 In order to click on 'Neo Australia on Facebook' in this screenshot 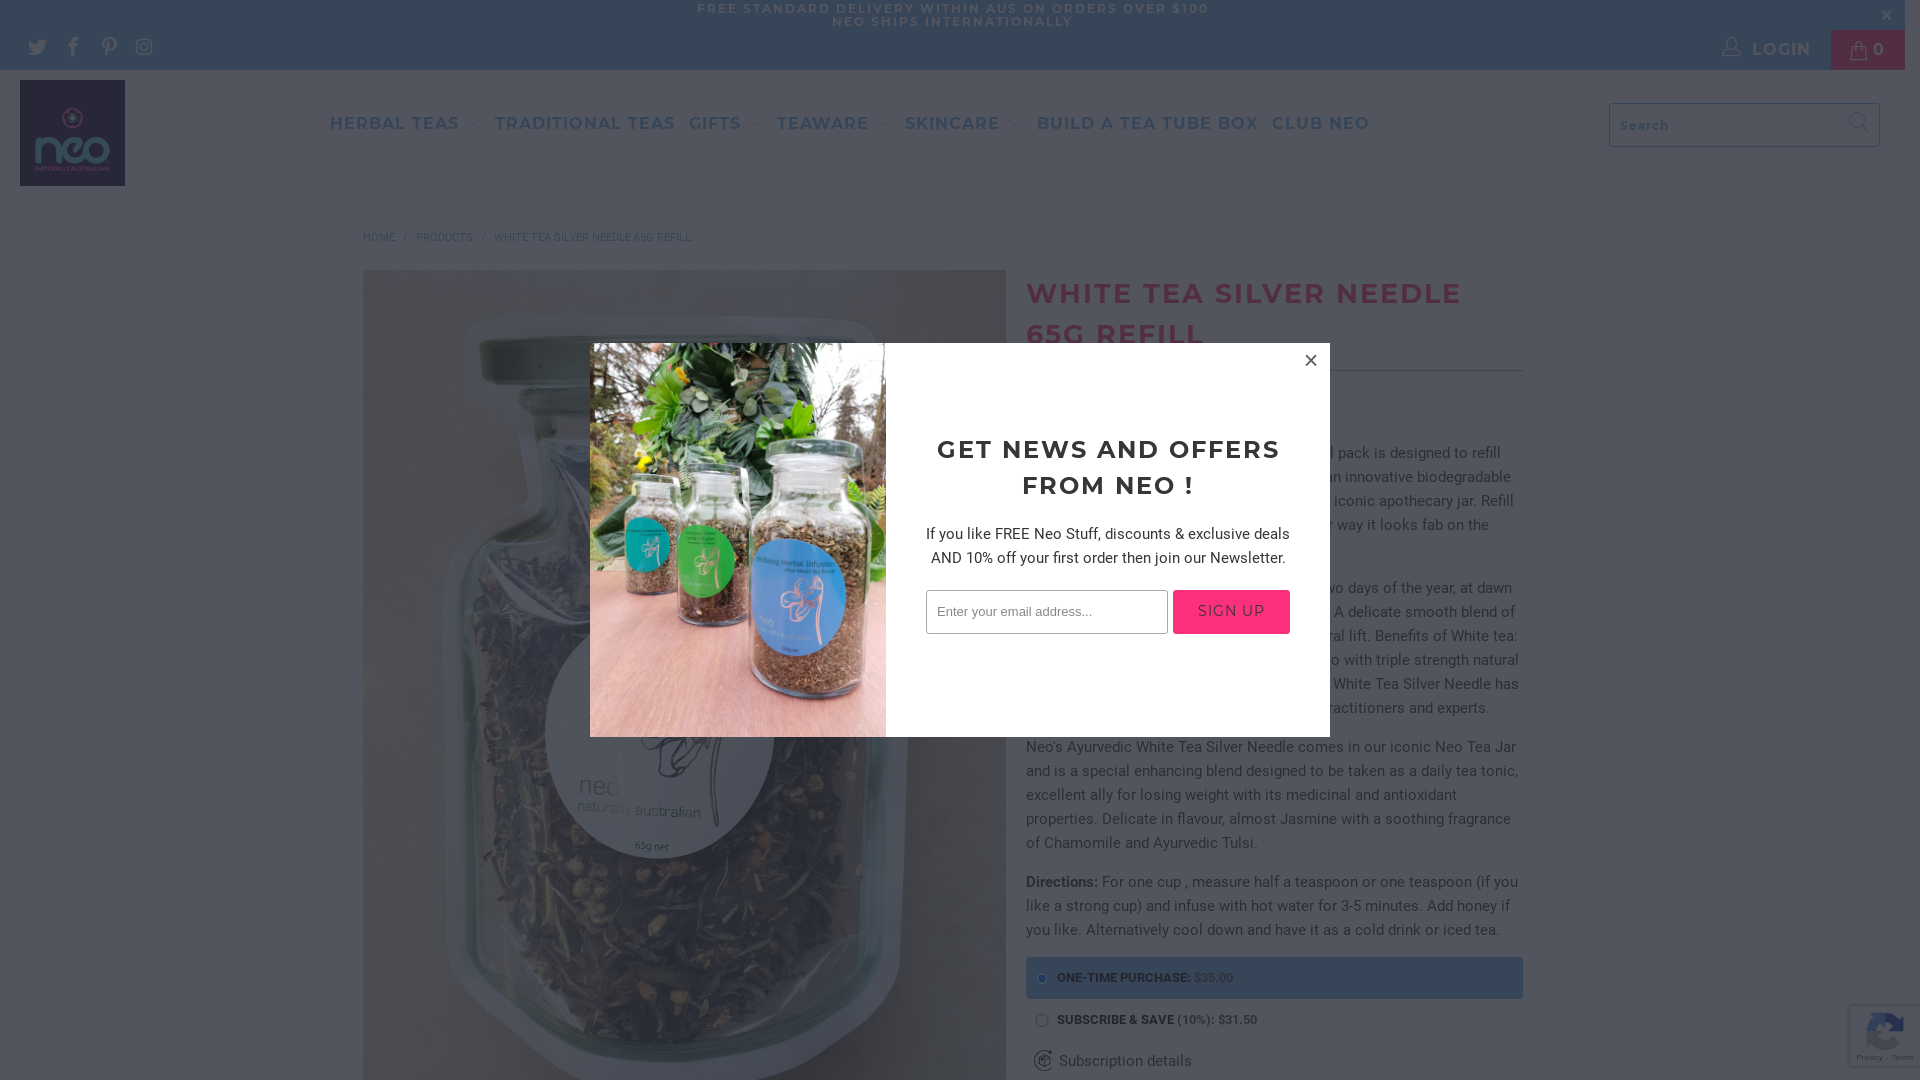, I will do `click(72, 48)`.